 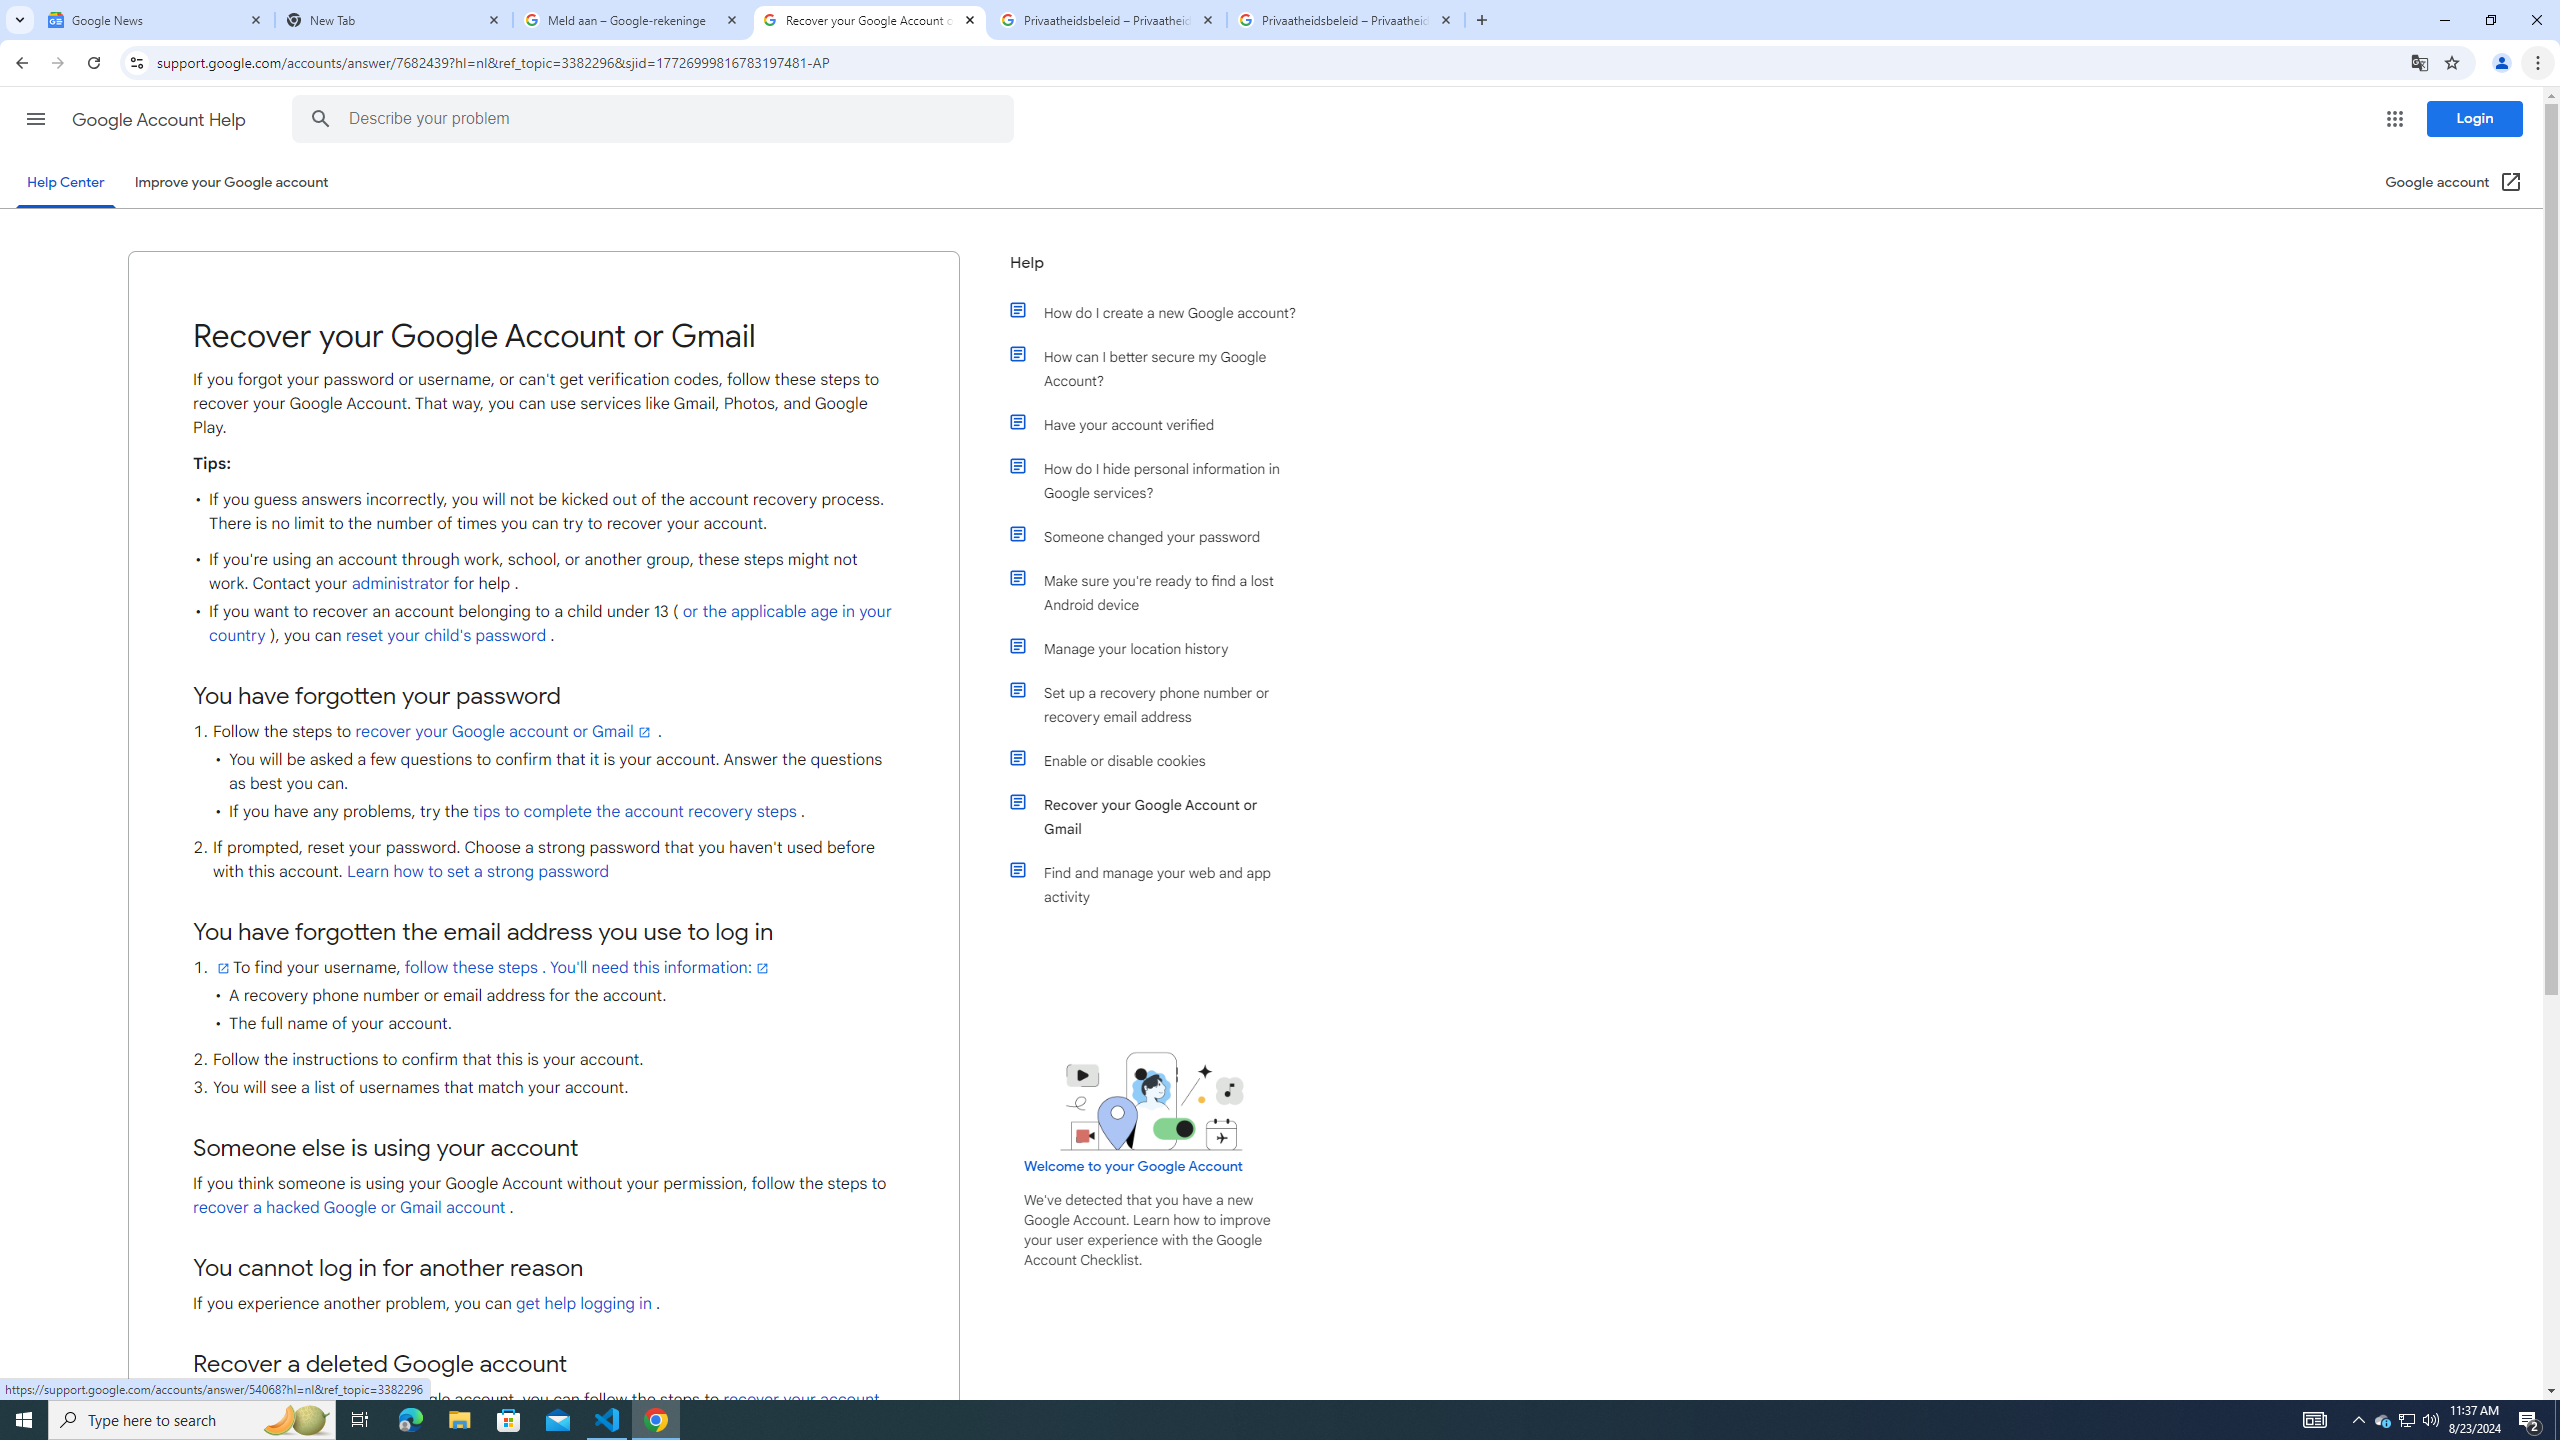 I want to click on 'Learning Center home page image', so click(x=1151, y=1100).